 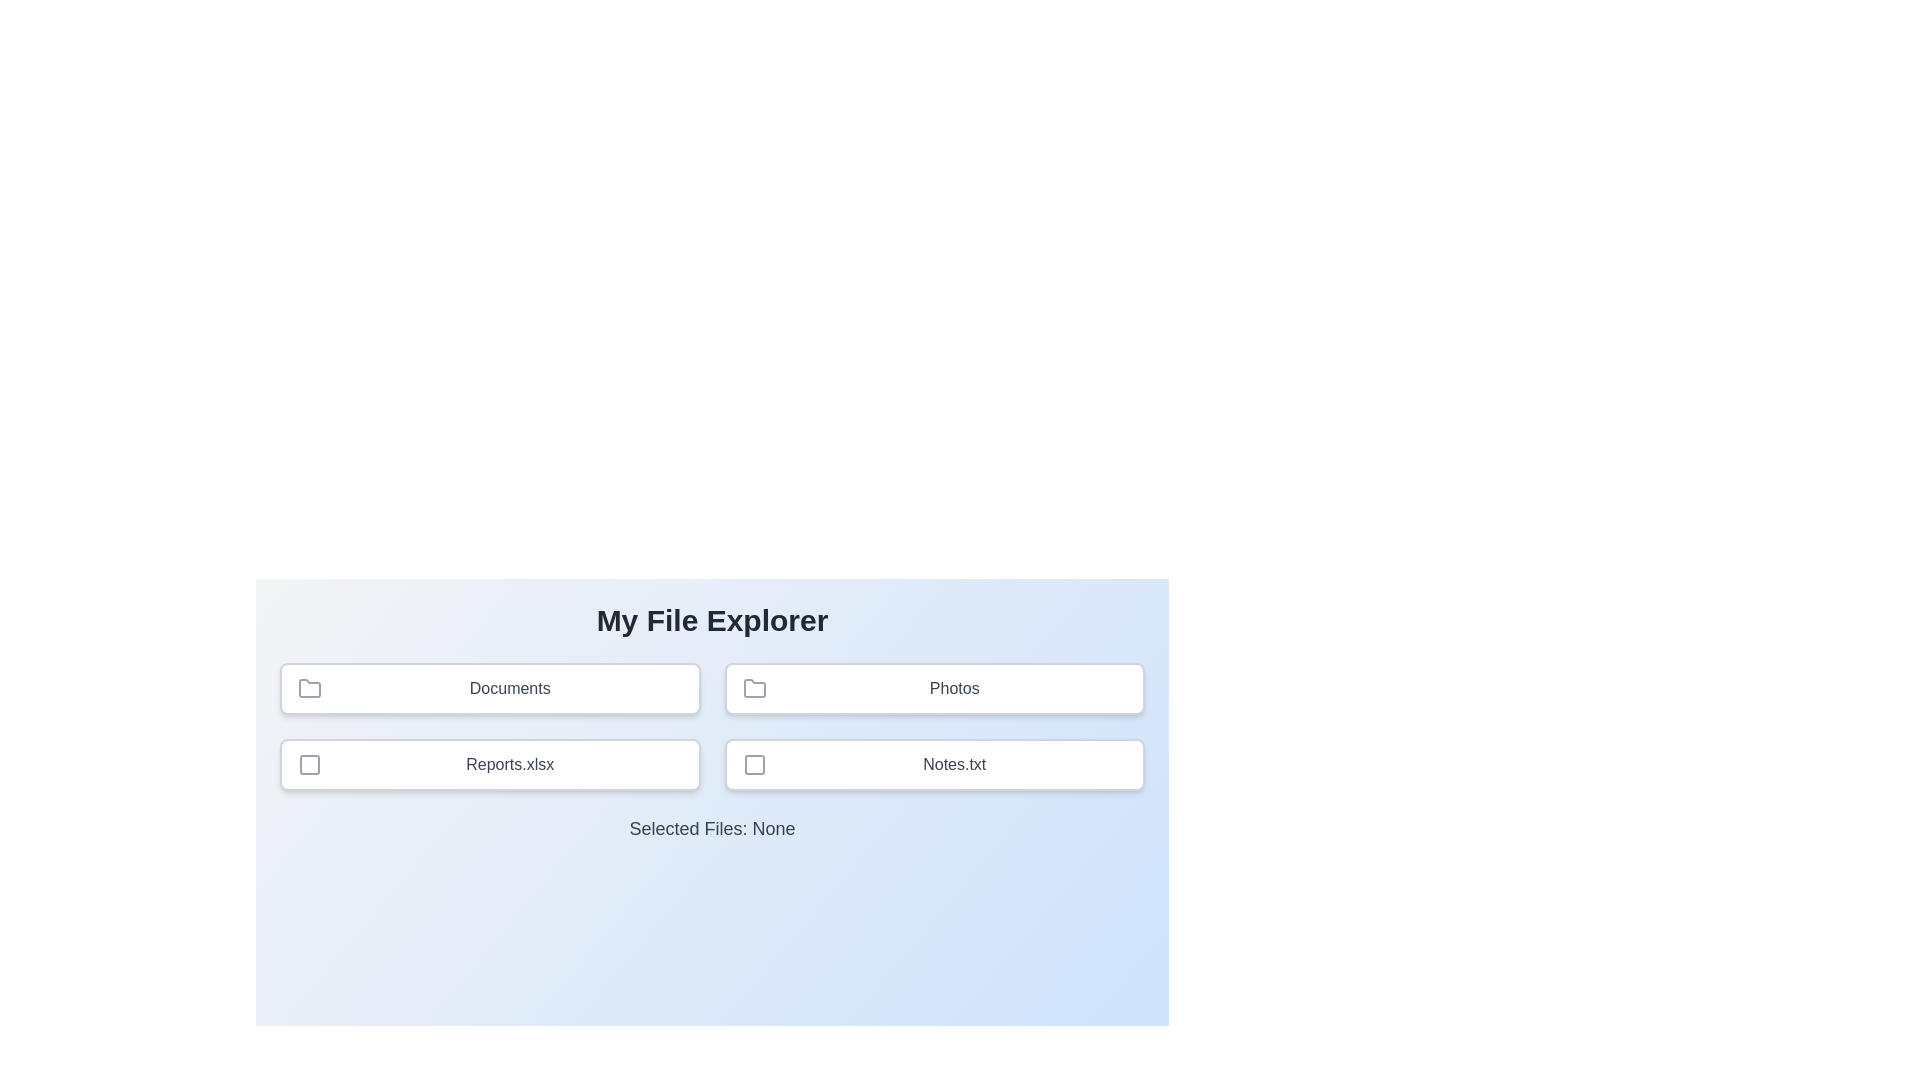 I want to click on the item Reports.xlsx by clicking on it, so click(x=489, y=764).